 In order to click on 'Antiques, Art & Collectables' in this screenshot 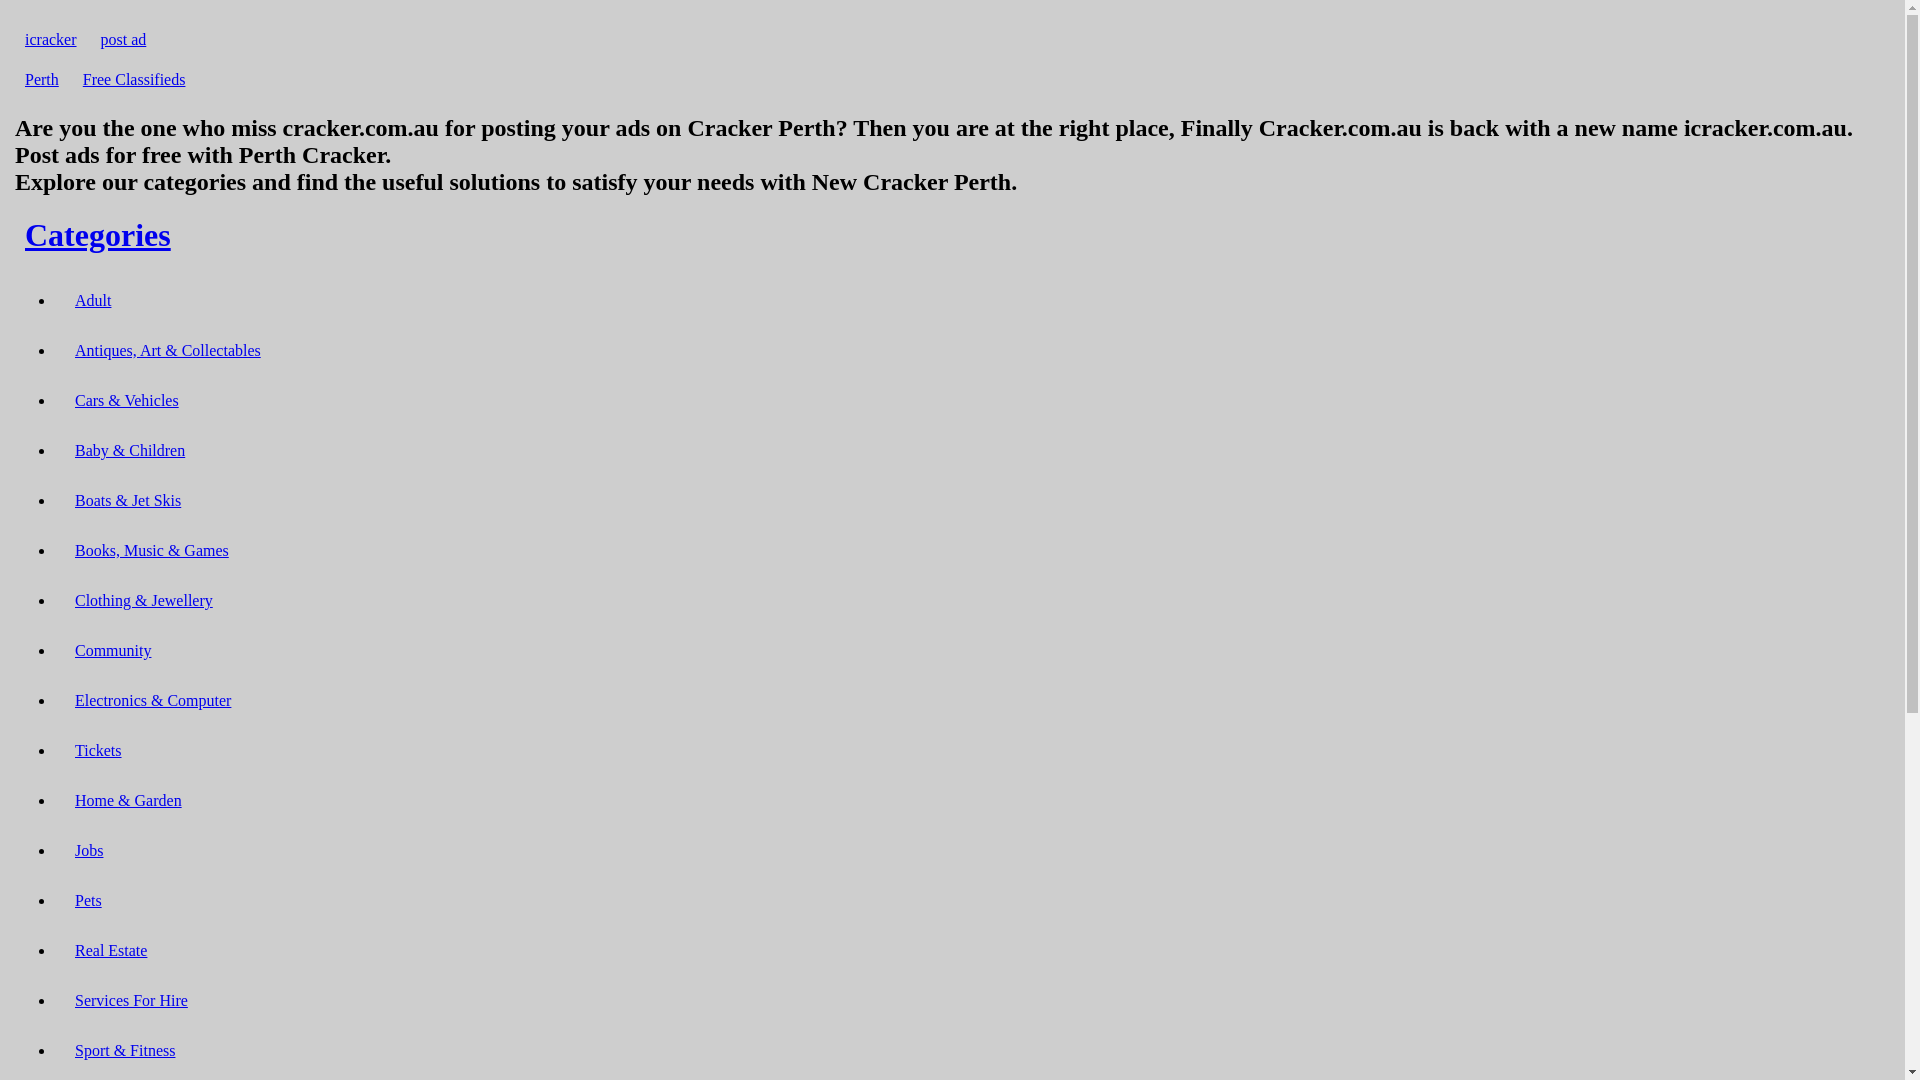, I will do `click(168, 349)`.